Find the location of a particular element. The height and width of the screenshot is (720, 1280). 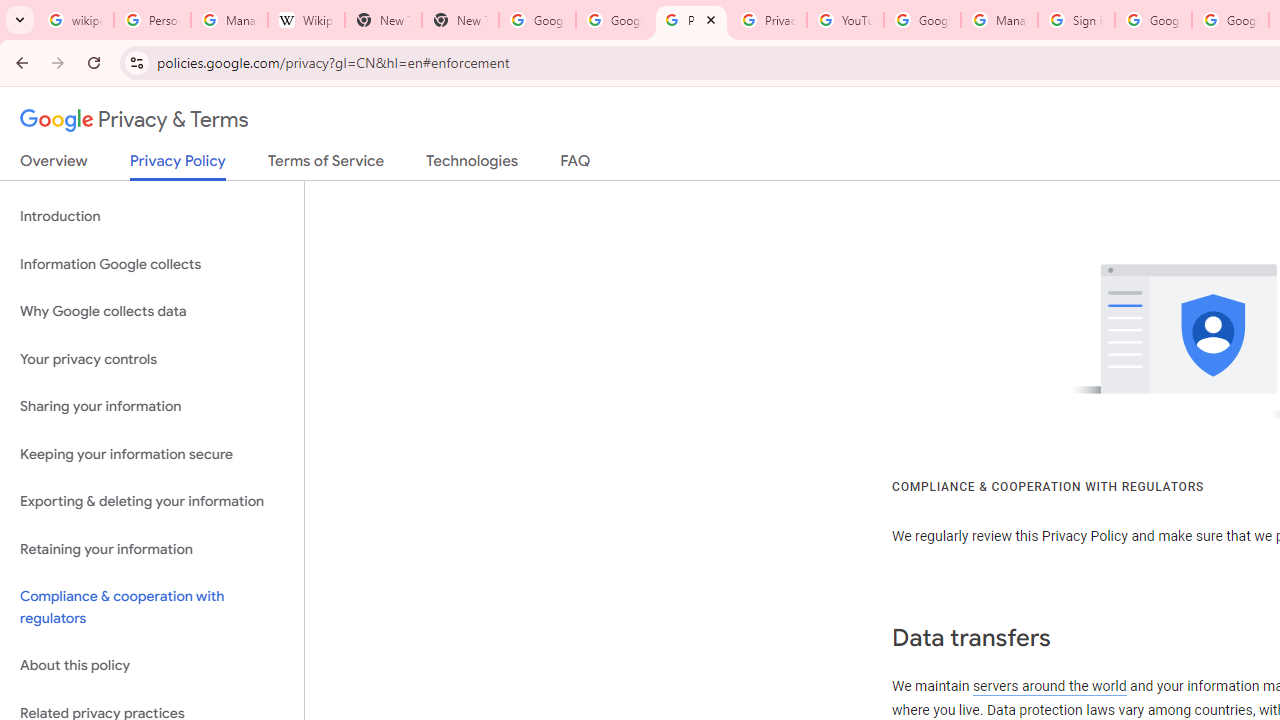

'Technologies' is located at coordinates (471, 164).